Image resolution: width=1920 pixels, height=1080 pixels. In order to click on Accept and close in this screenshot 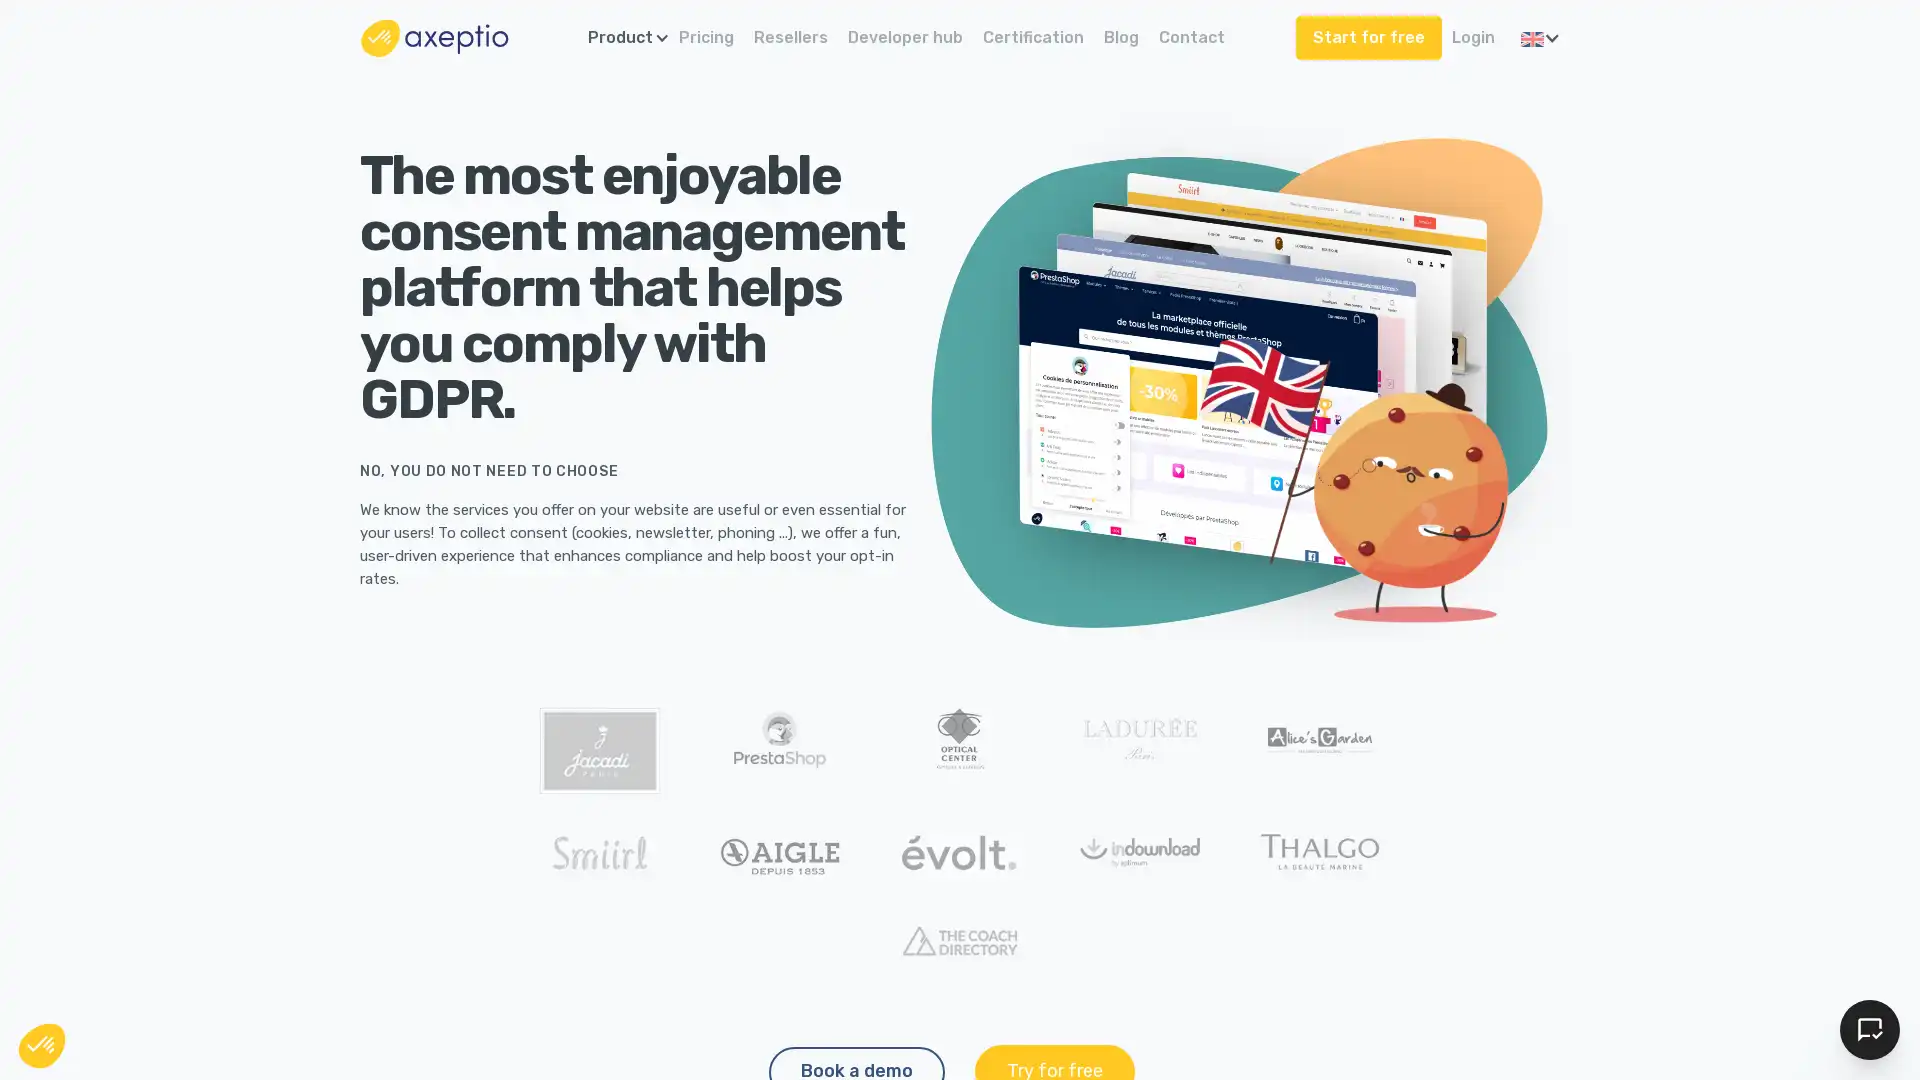, I will do `click(369, 969)`.